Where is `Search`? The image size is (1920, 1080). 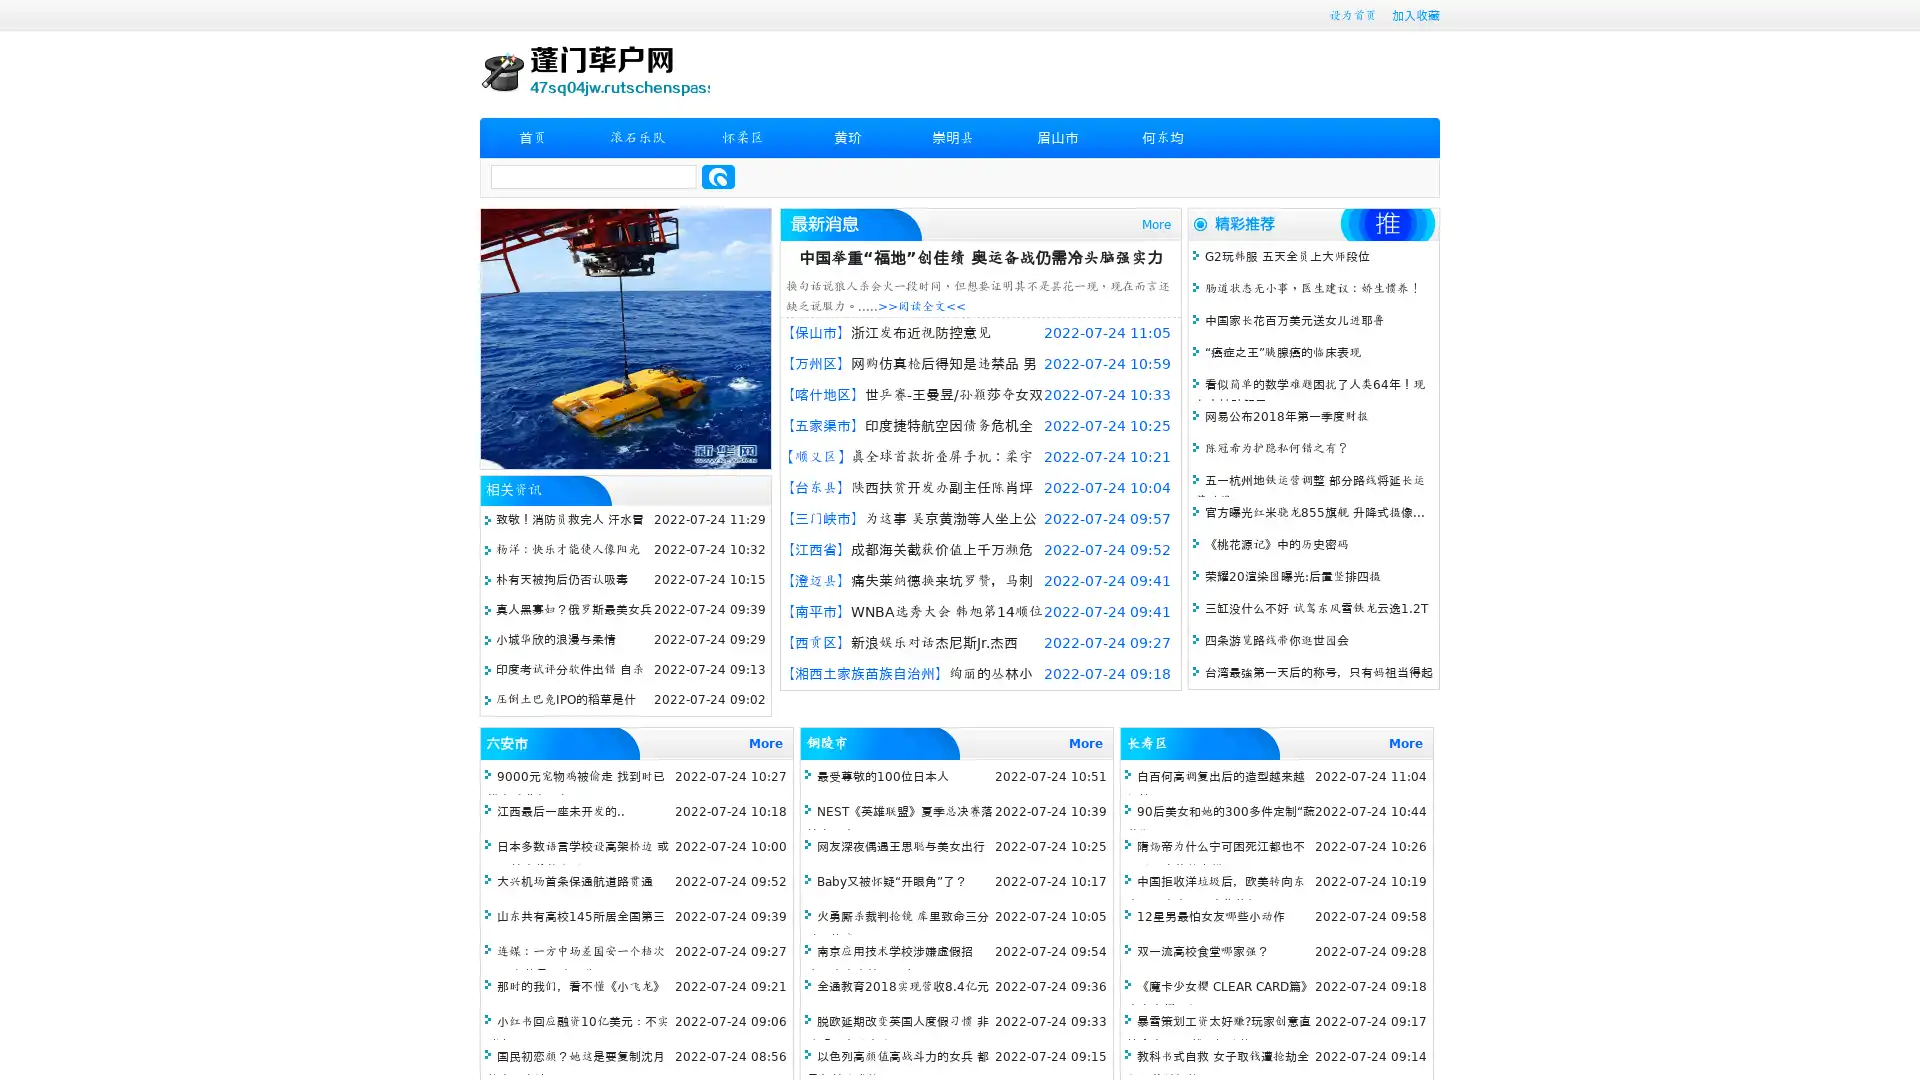
Search is located at coordinates (718, 176).